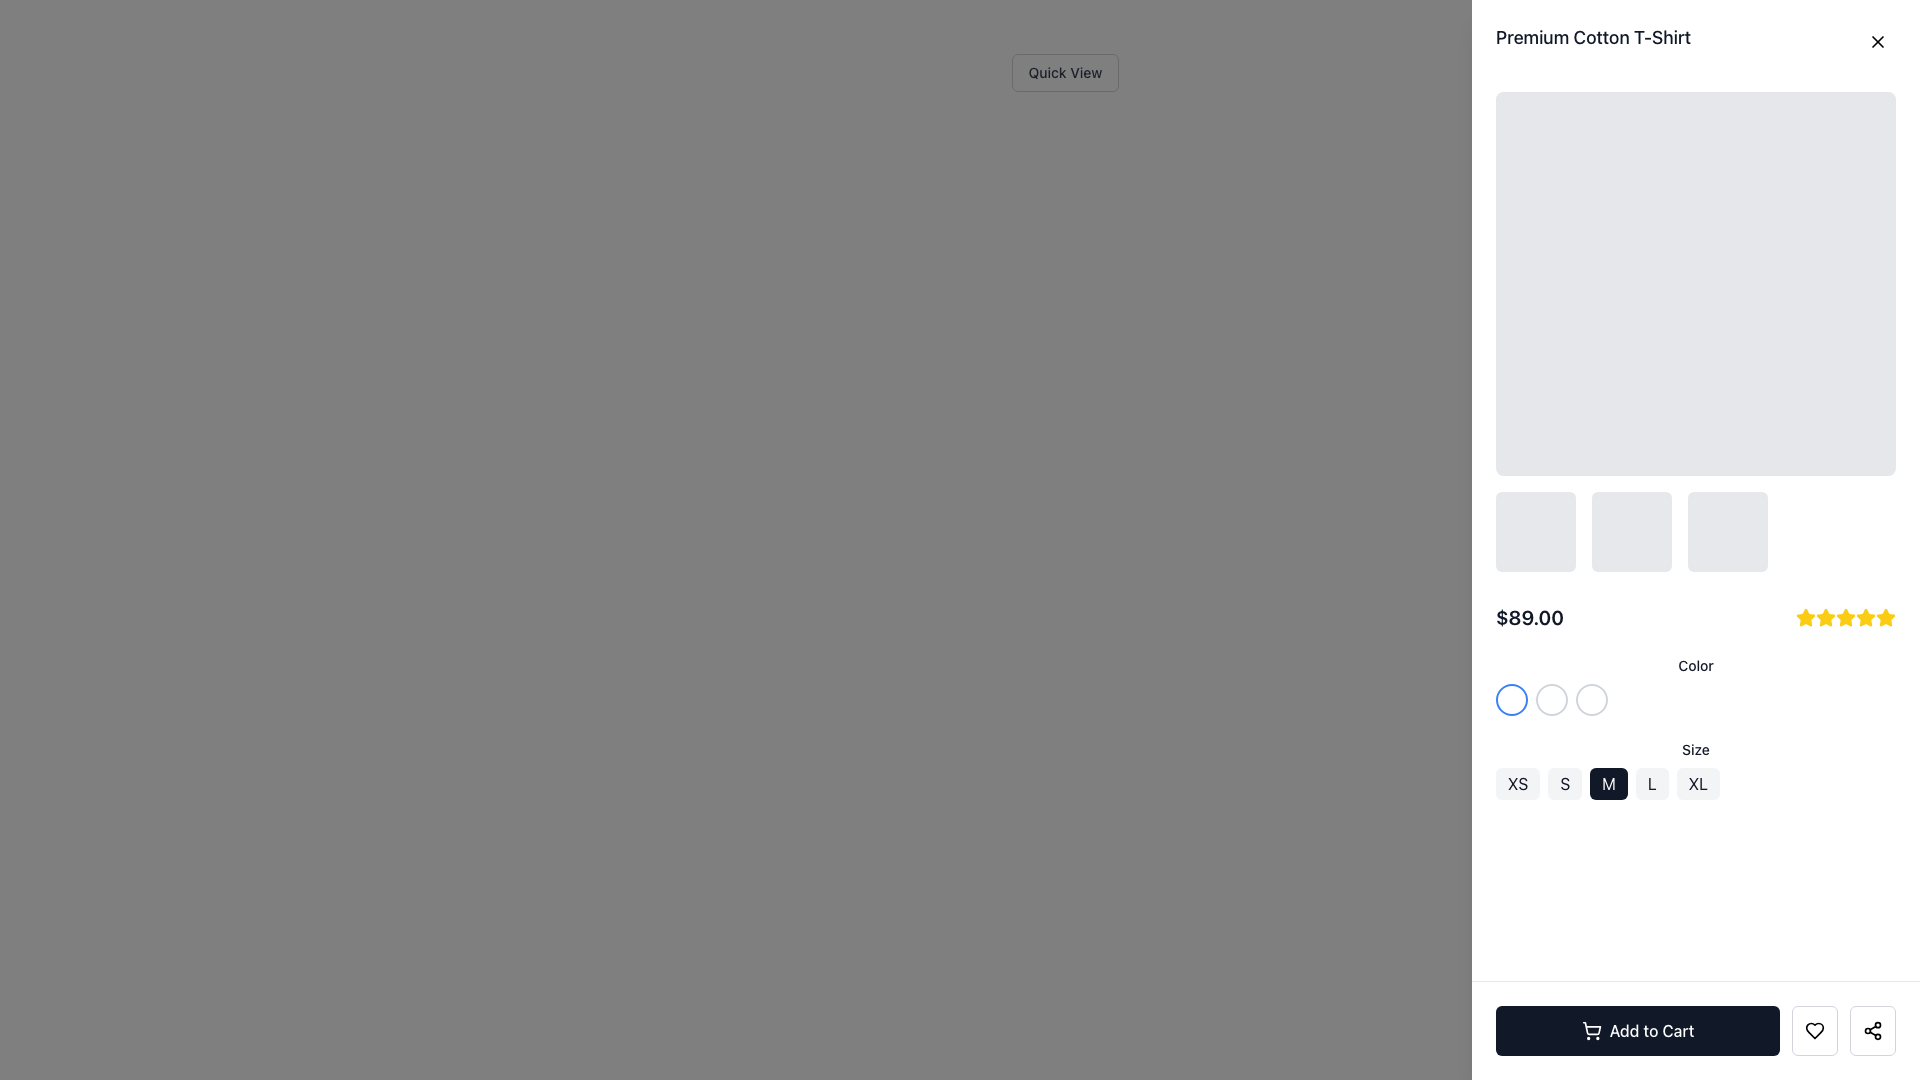  What do you see at coordinates (1609, 782) in the screenshot?
I see `the rounded rectangular button with a dark background and white 'M' text` at bounding box center [1609, 782].